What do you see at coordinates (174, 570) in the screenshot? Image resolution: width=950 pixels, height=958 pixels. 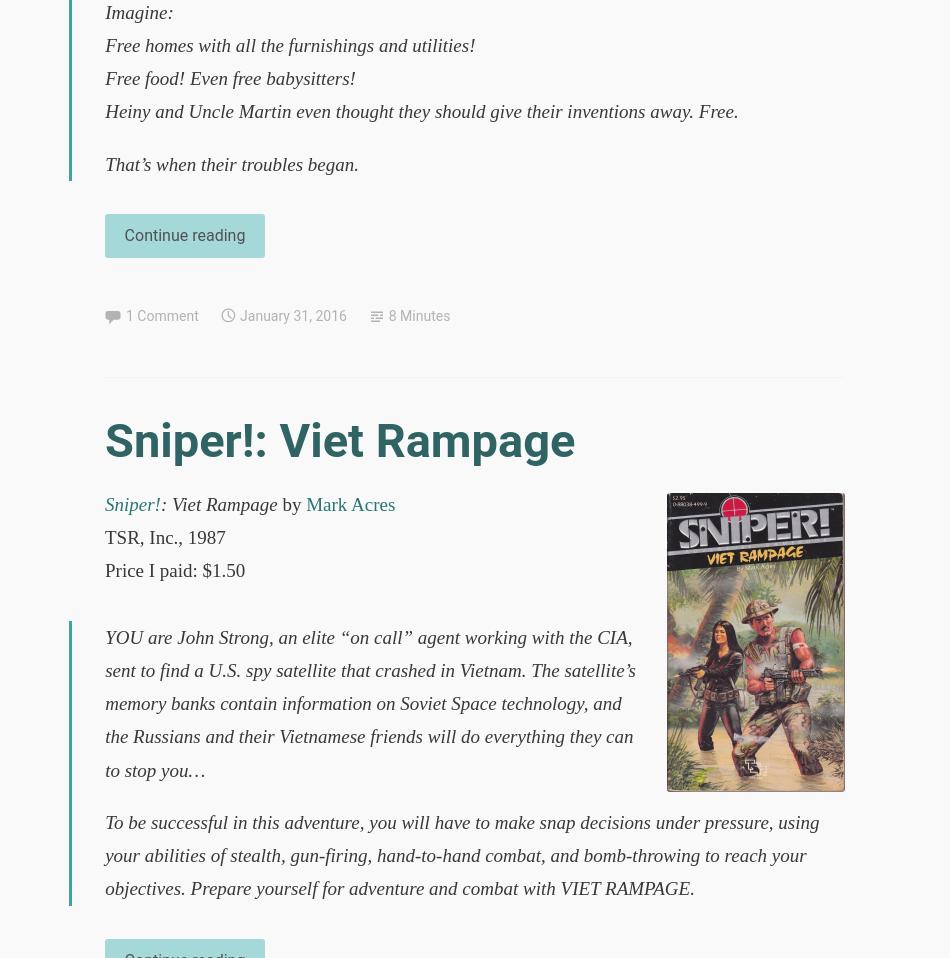 I see `'Price I paid: $1.50'` at bounding box center [174, 570].